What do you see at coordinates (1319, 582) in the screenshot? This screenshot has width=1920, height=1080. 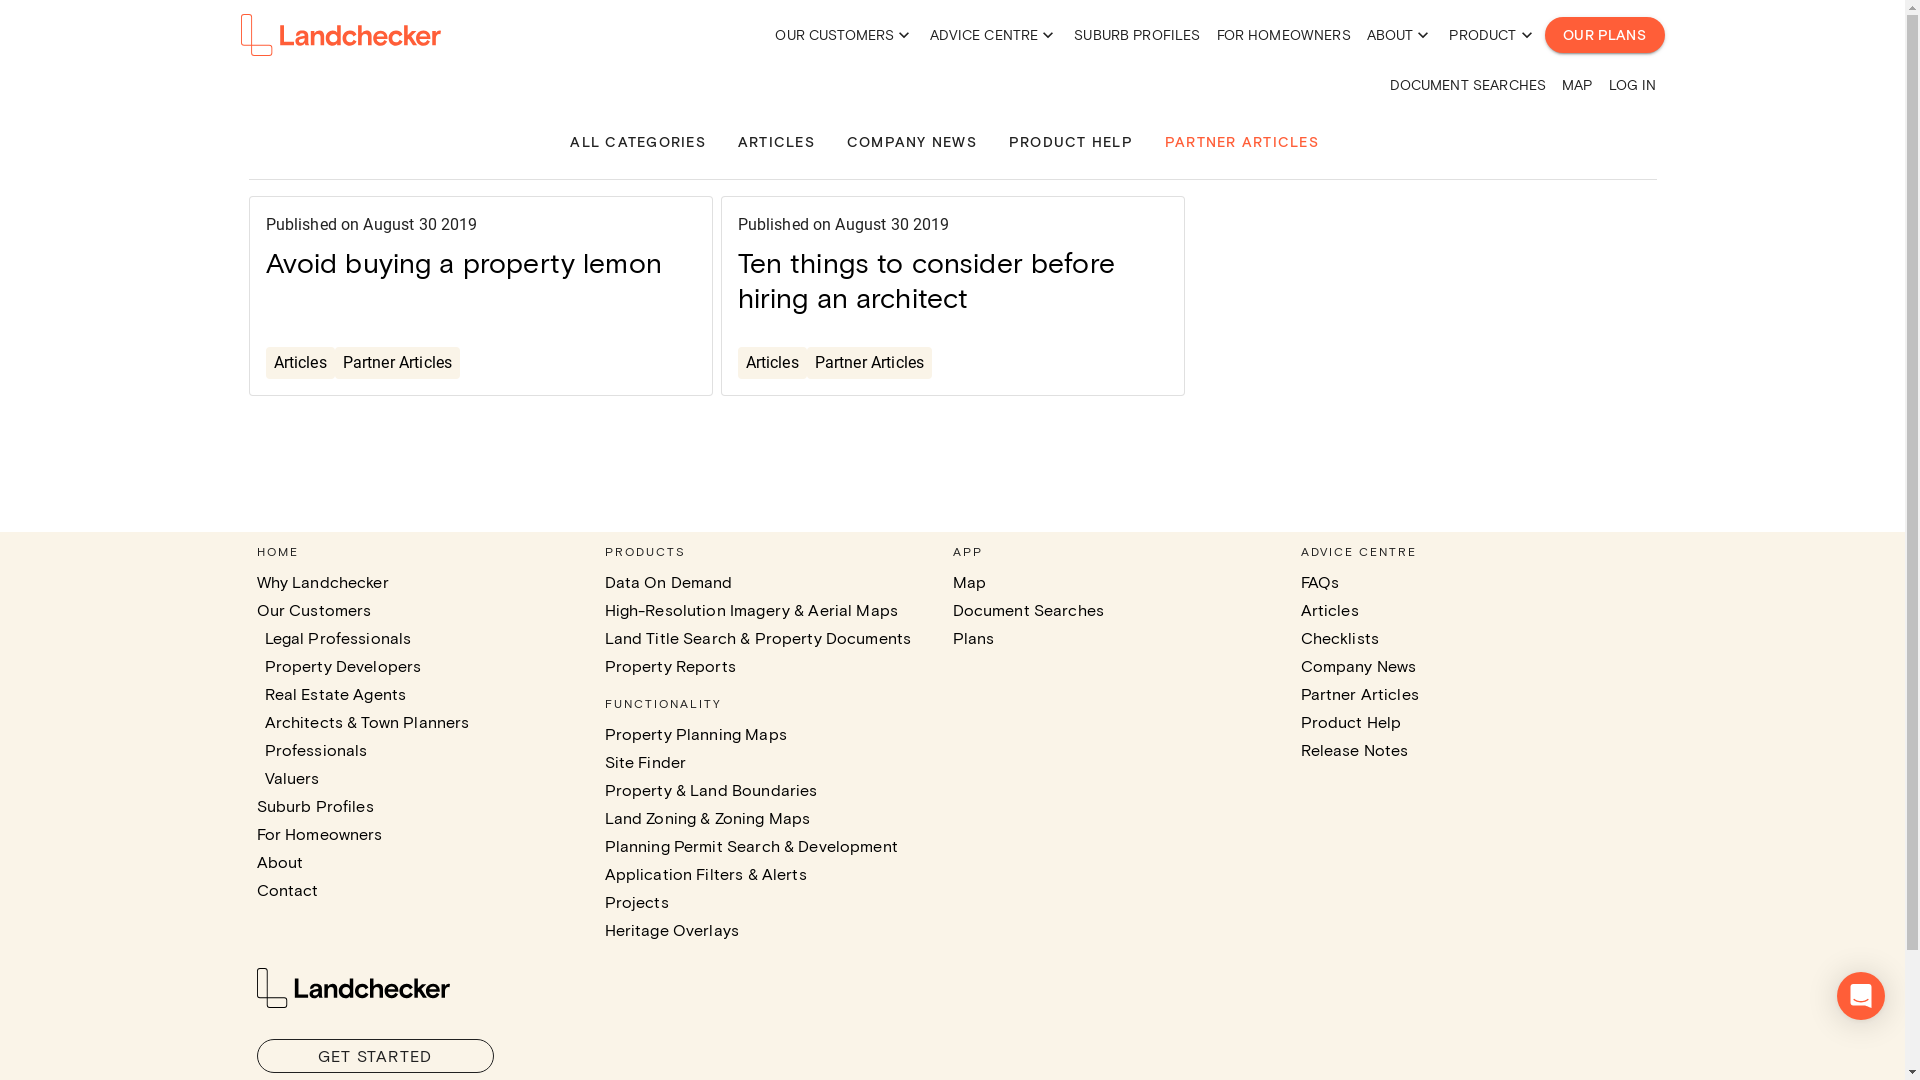 I see `'FAQs'` at bounding box center [1319, 582].